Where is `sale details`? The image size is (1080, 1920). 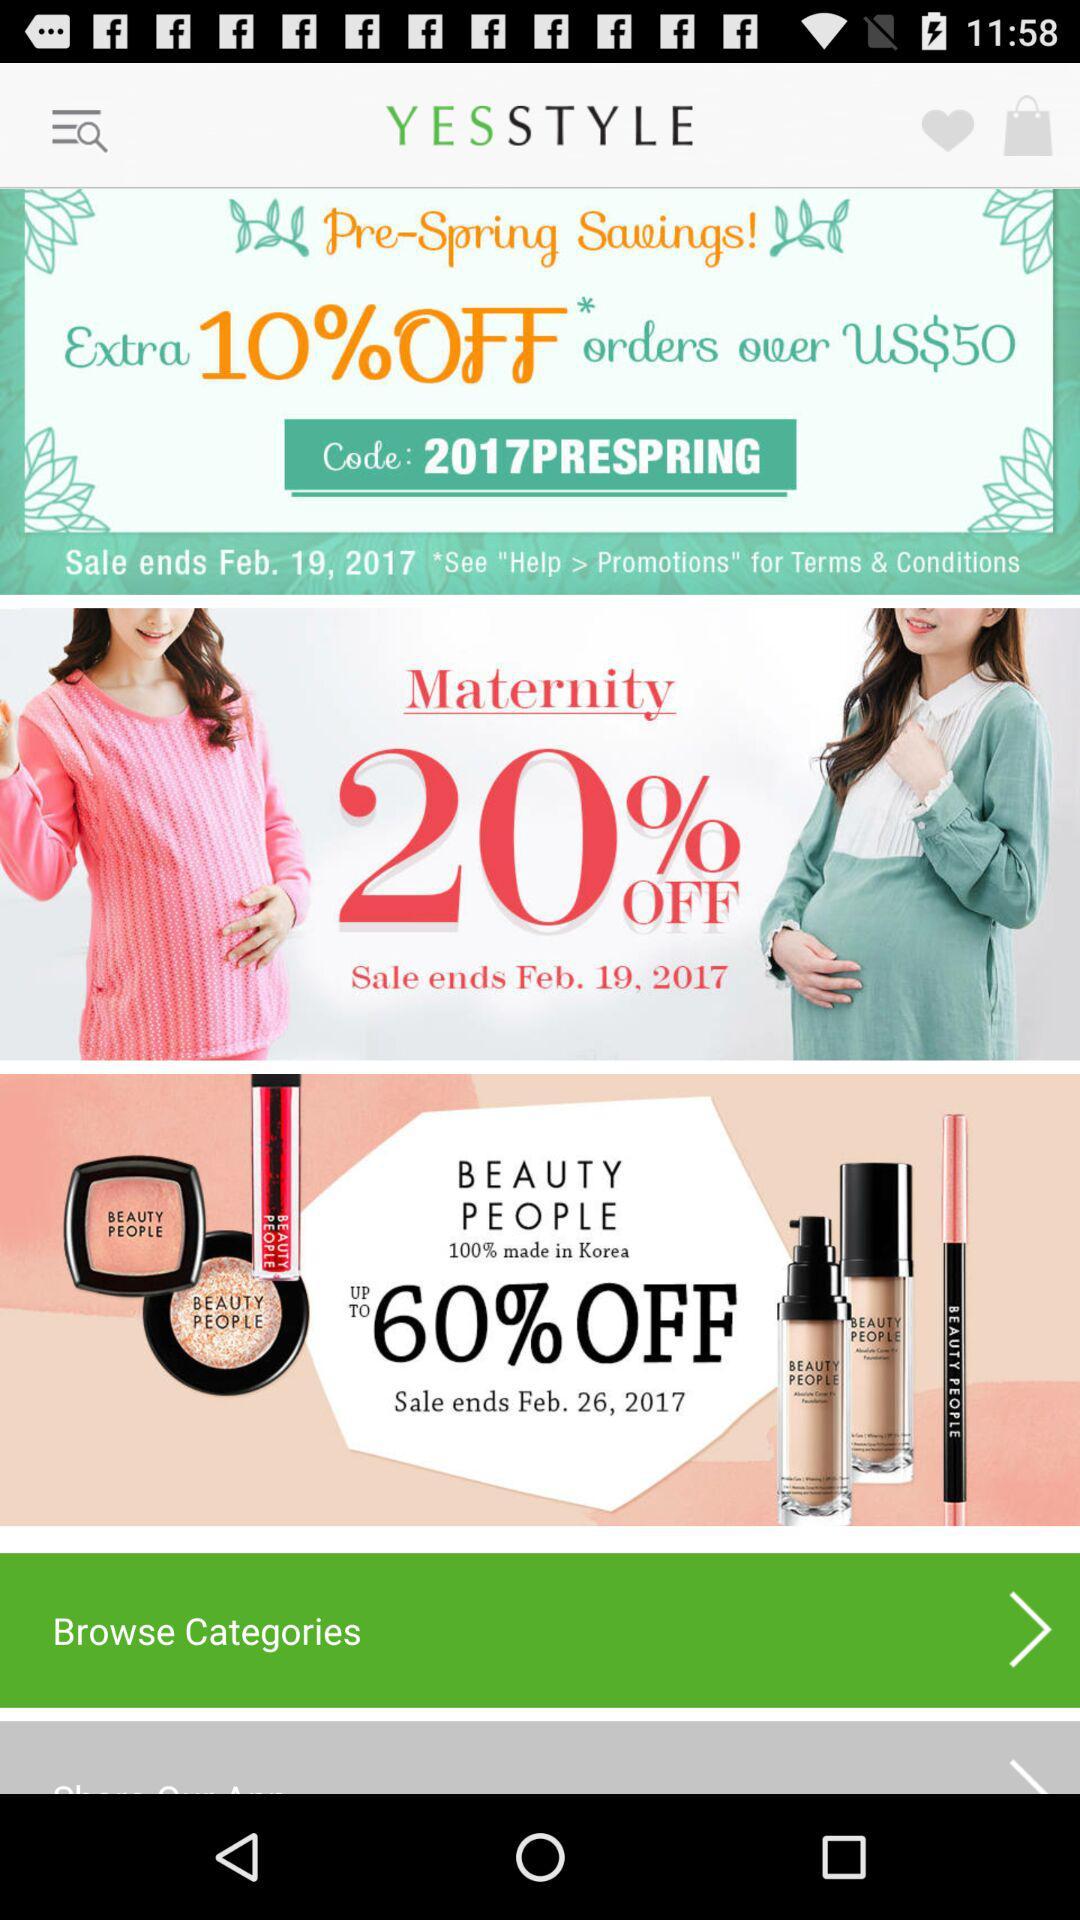 sale details is located at coordinates (540, 1300).